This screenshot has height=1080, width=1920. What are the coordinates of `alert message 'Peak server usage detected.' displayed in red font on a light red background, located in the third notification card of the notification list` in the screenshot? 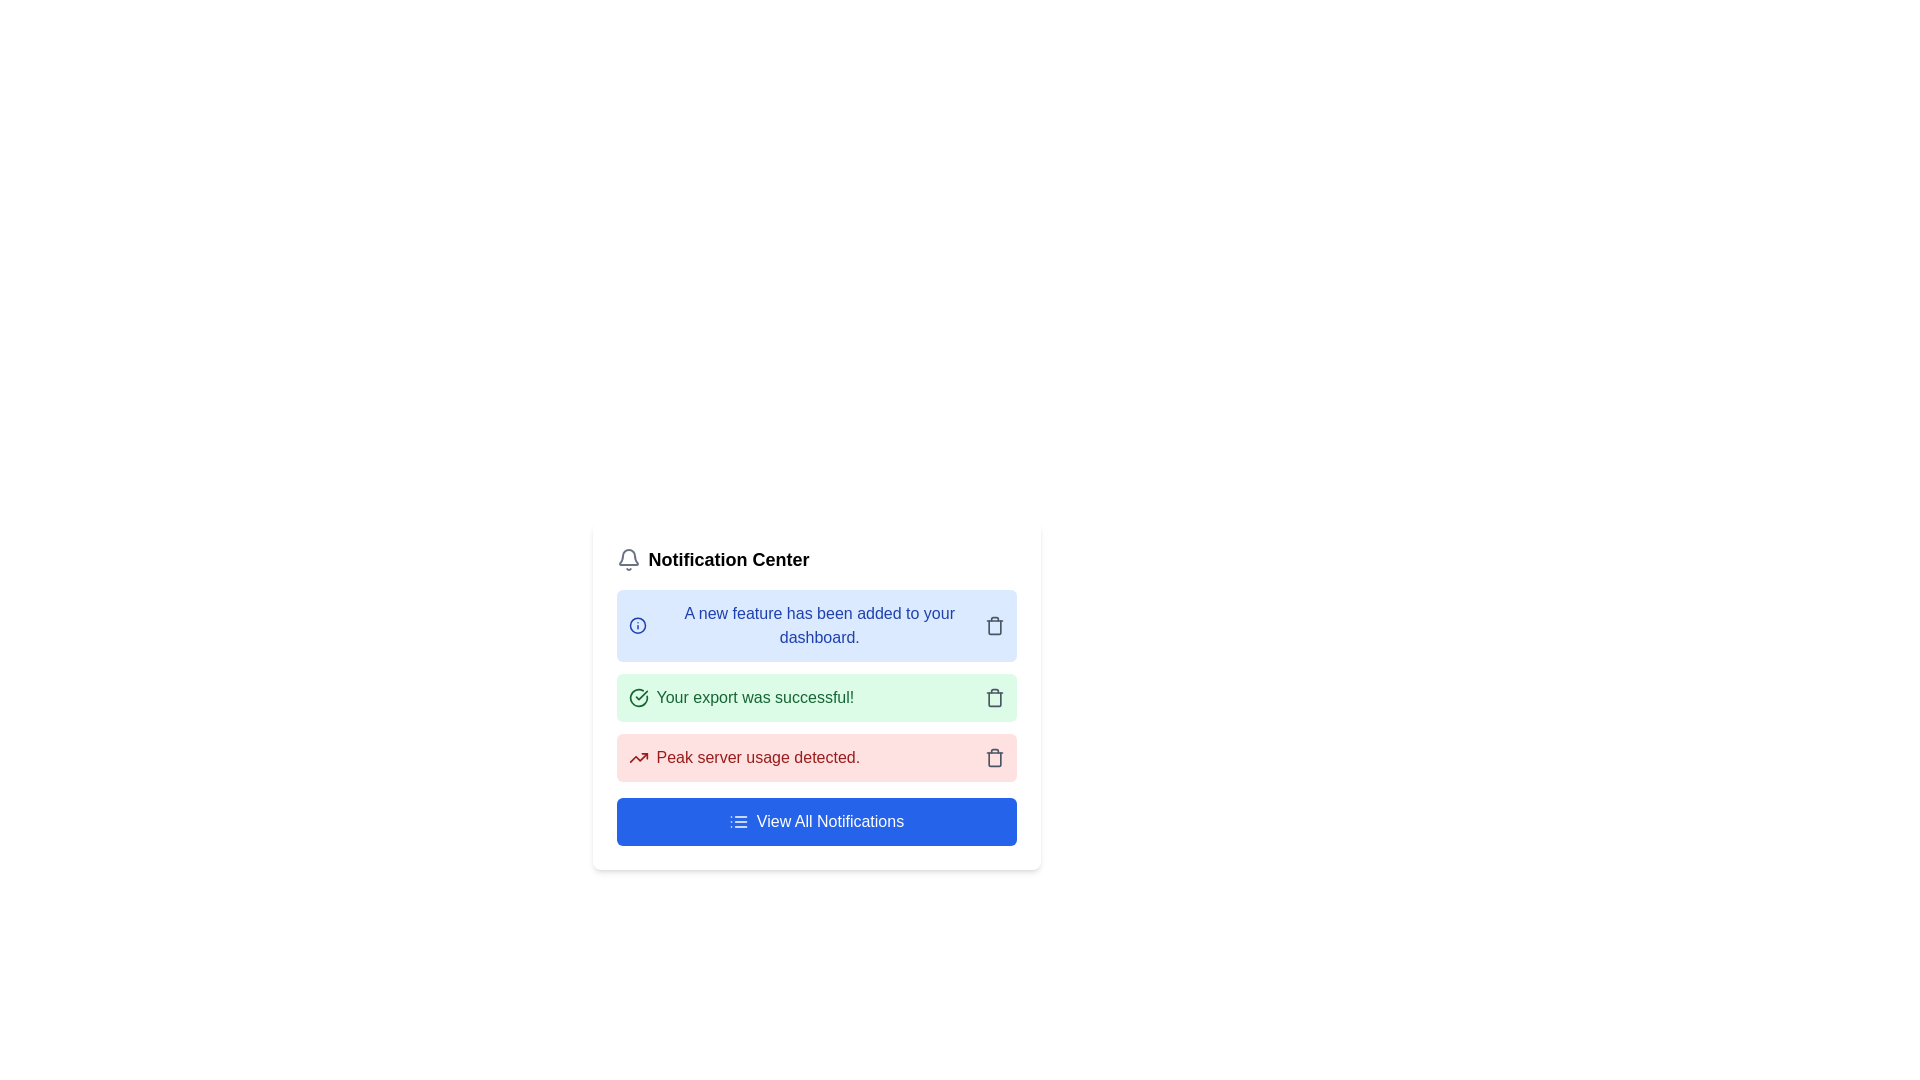 It's located at (743, 758).